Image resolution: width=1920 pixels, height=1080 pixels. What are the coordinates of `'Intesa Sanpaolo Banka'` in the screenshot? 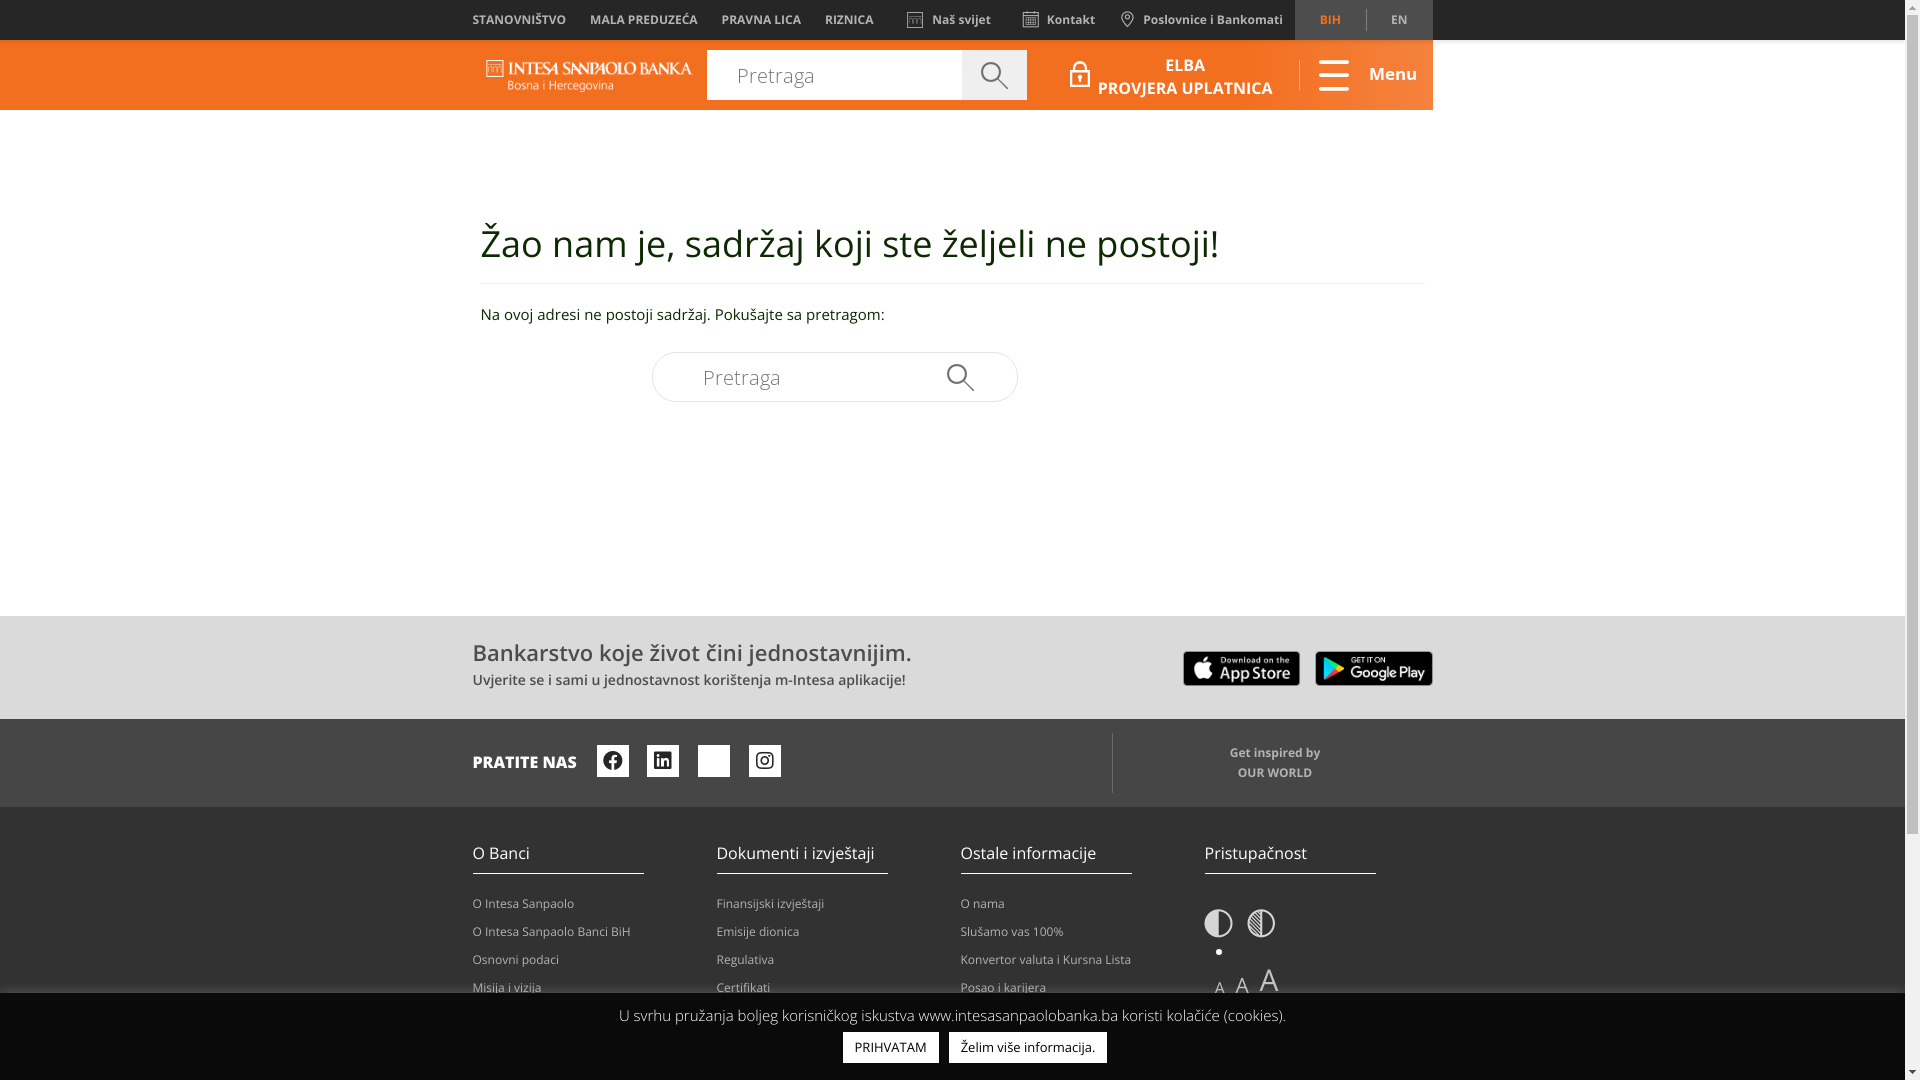 It's located at (588, 73).